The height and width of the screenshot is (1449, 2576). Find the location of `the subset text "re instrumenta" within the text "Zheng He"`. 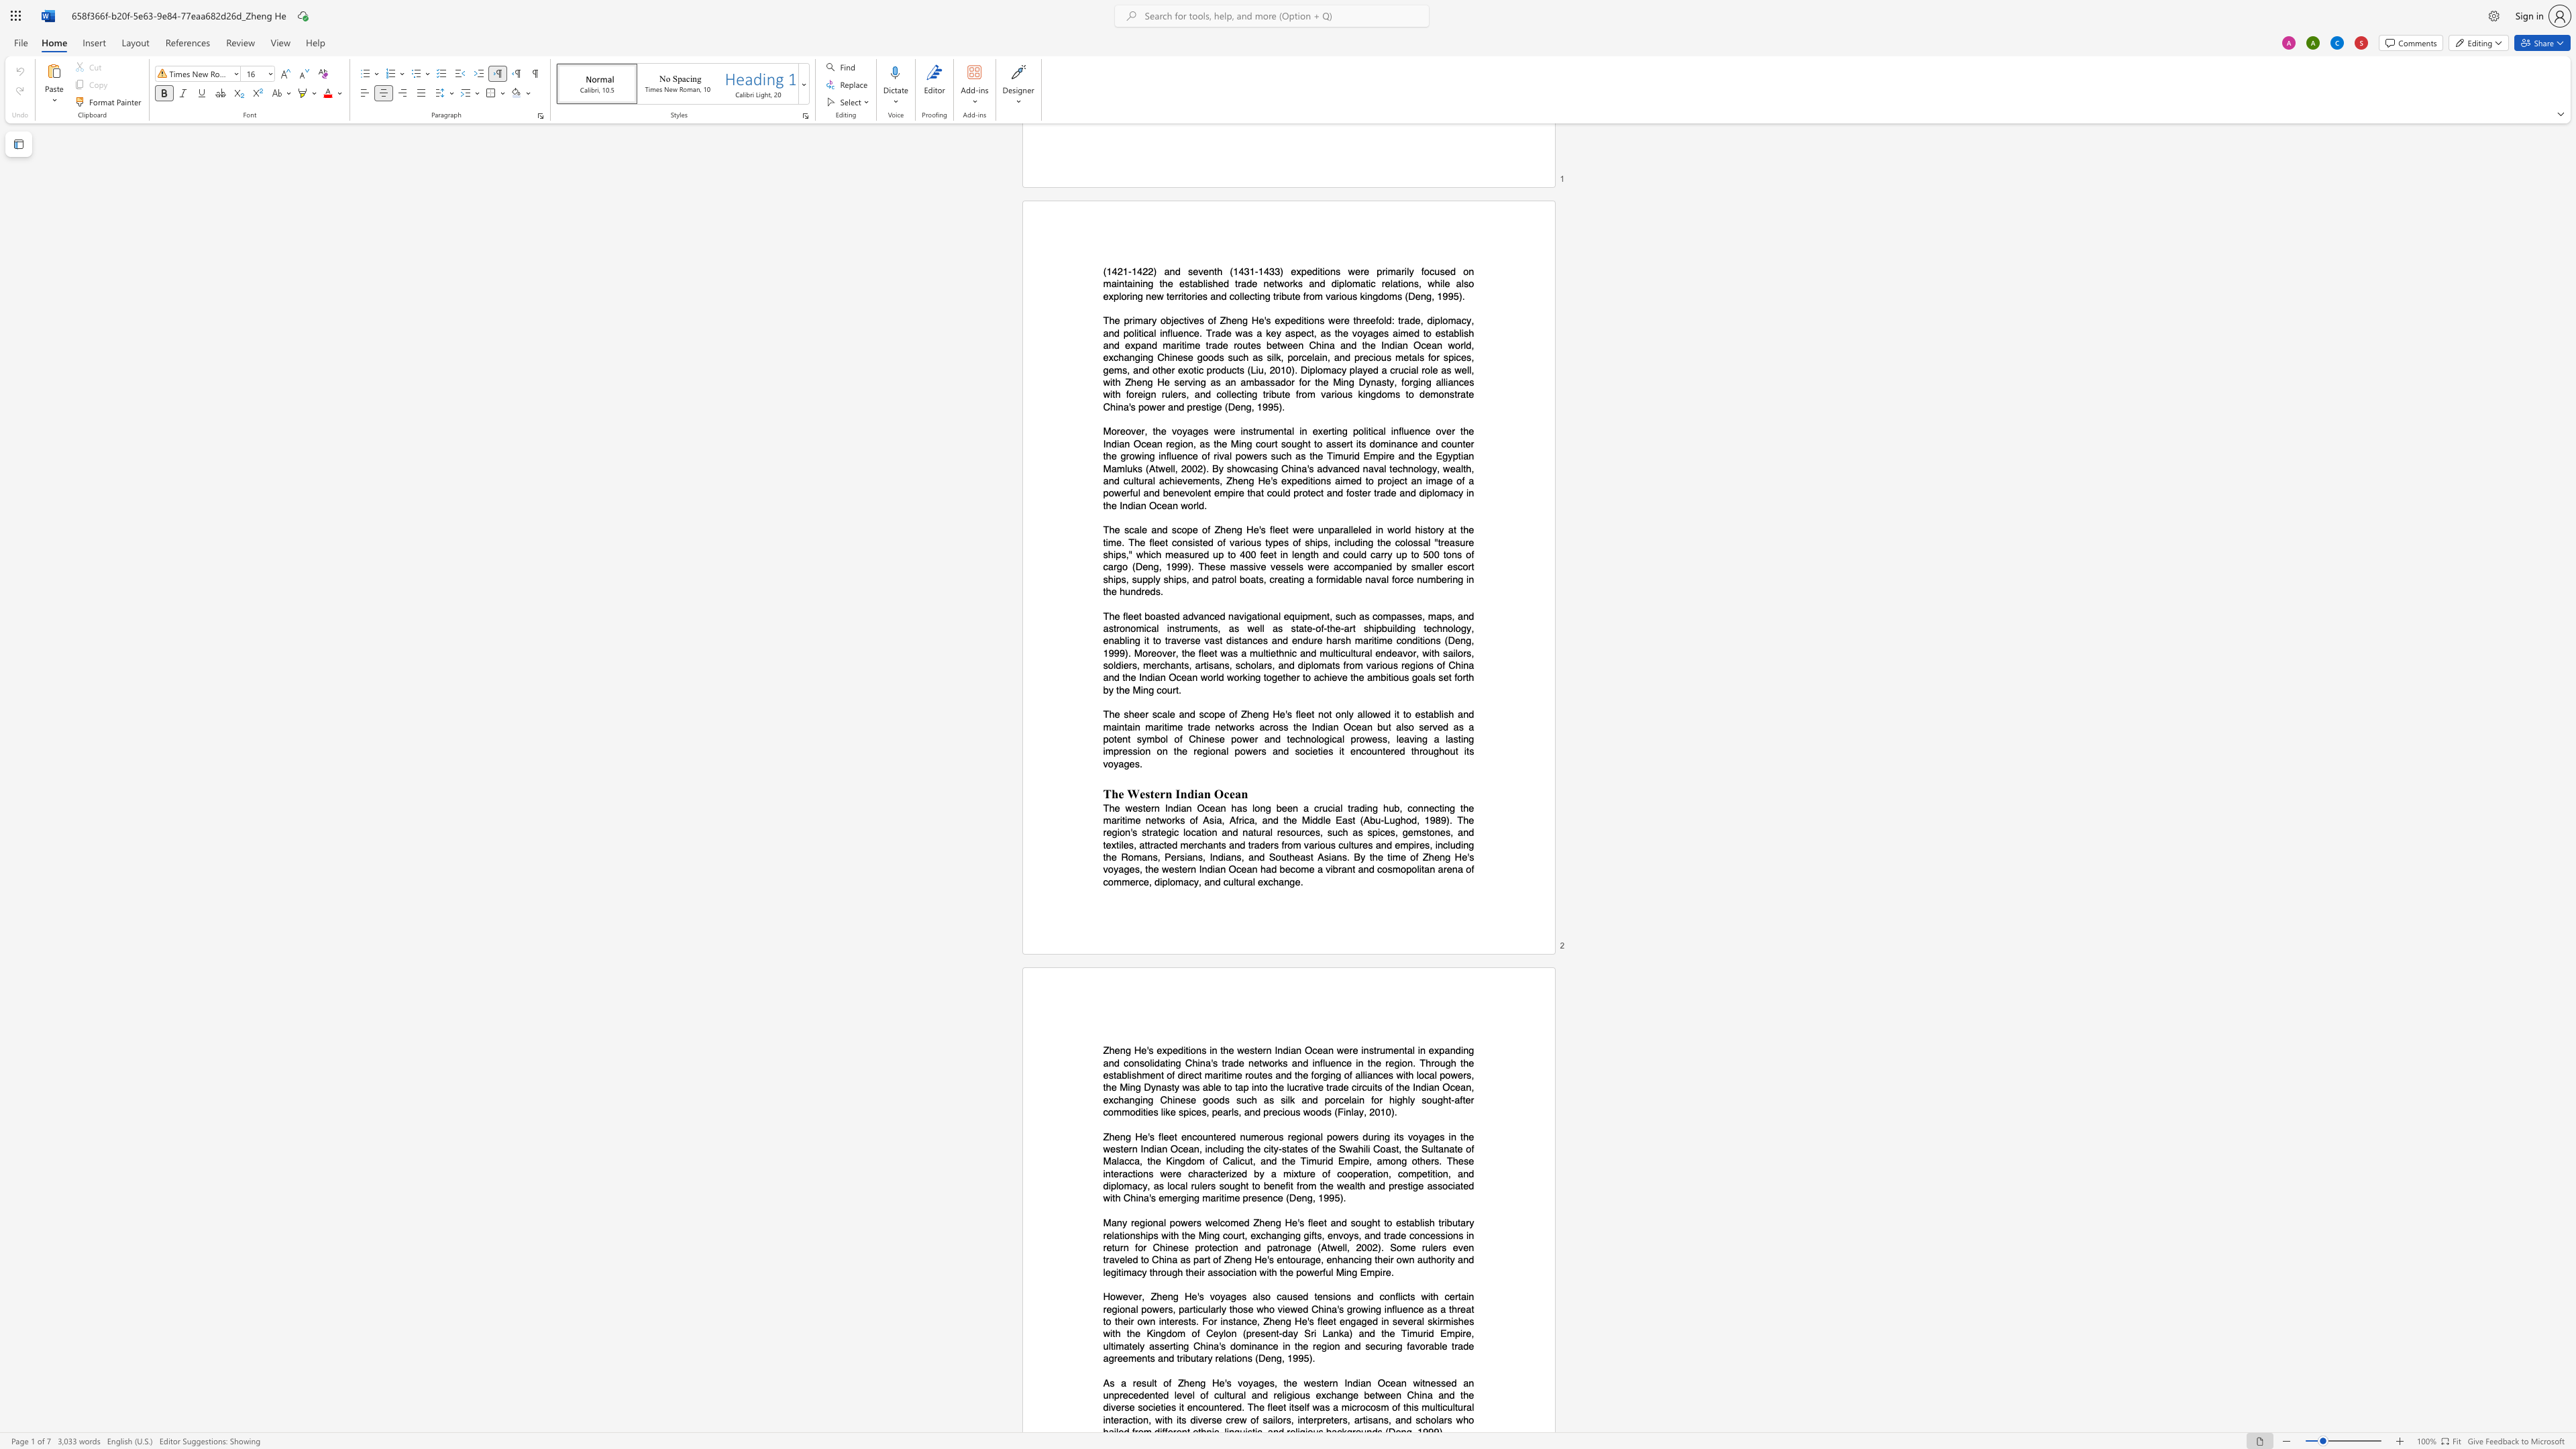

the subset text "re instrumenta" within the text "Zheng He" is located at coordinates (1348, 1050).